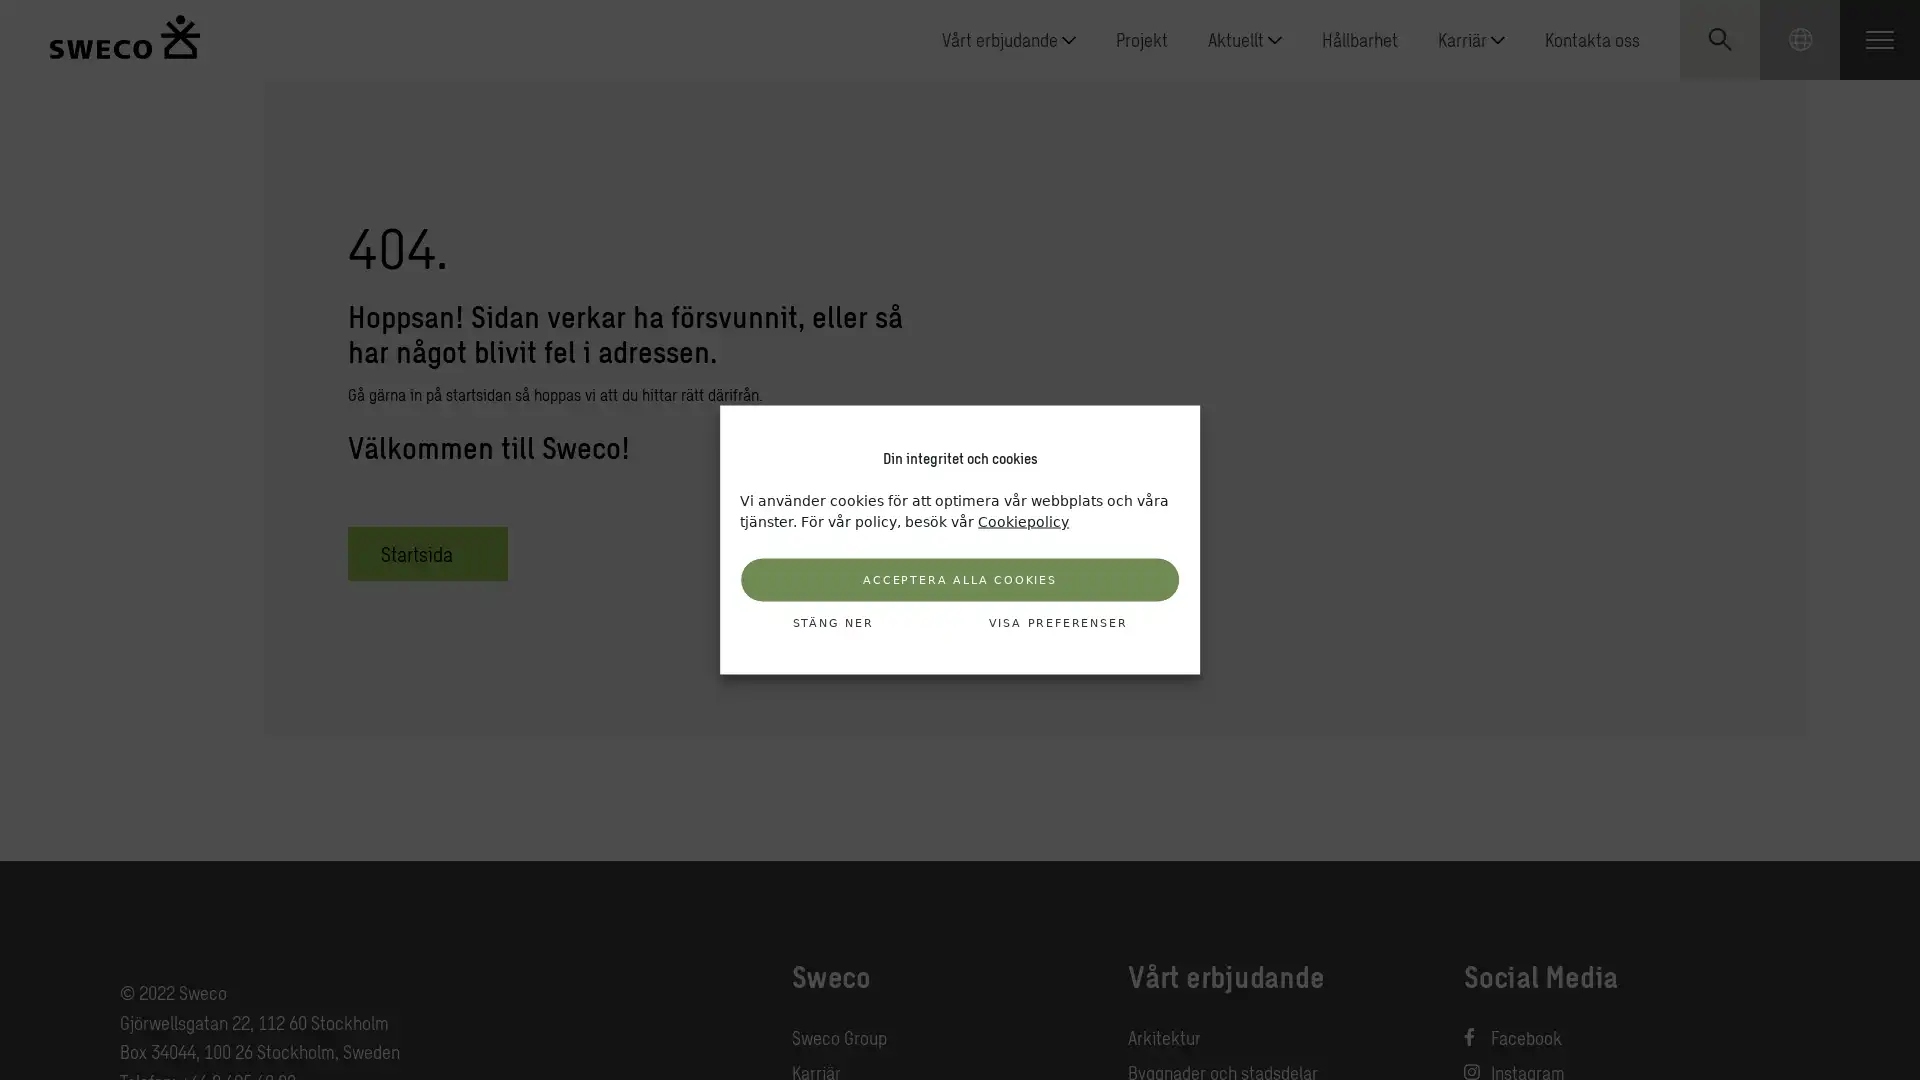 The image size is (1920, 1080). I want to click on ACCEPTERA ALLA COOKIES, so click(958, 579).